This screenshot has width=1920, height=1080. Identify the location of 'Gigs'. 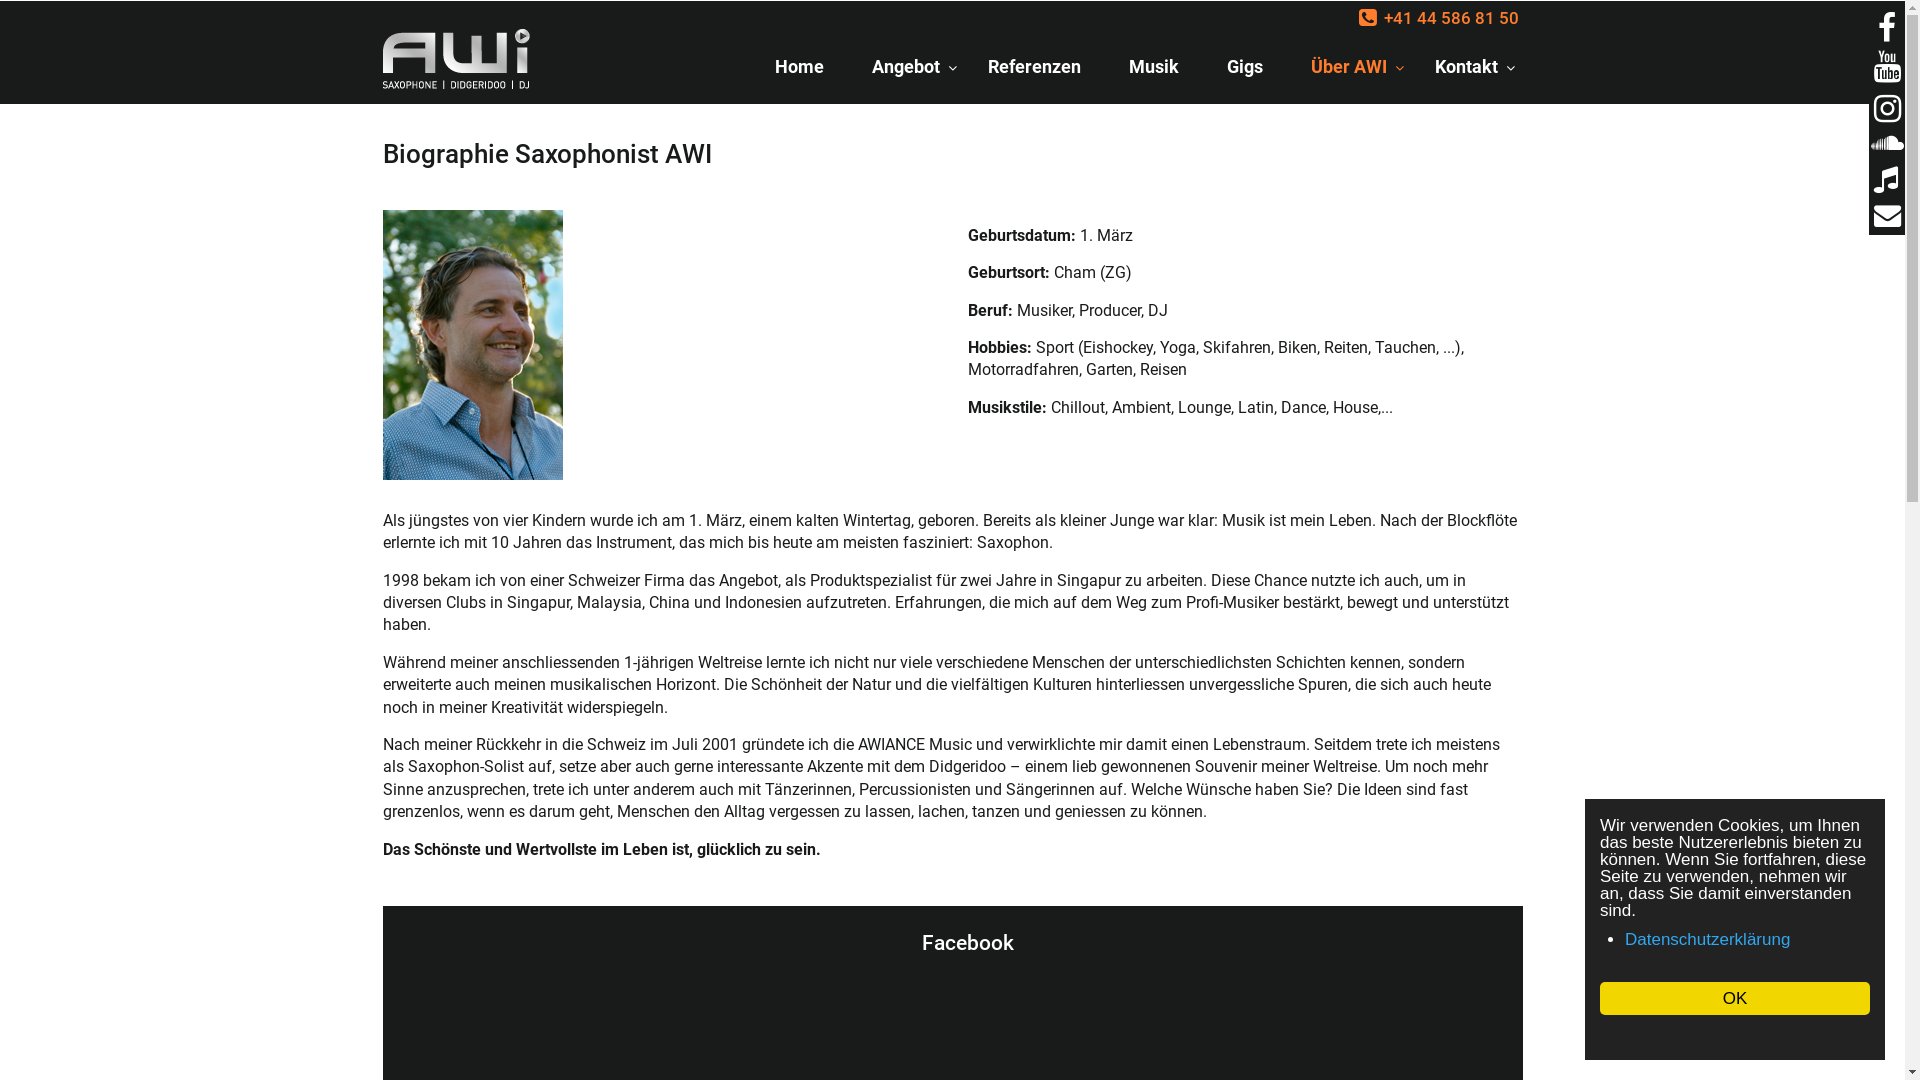
(1243, 65).